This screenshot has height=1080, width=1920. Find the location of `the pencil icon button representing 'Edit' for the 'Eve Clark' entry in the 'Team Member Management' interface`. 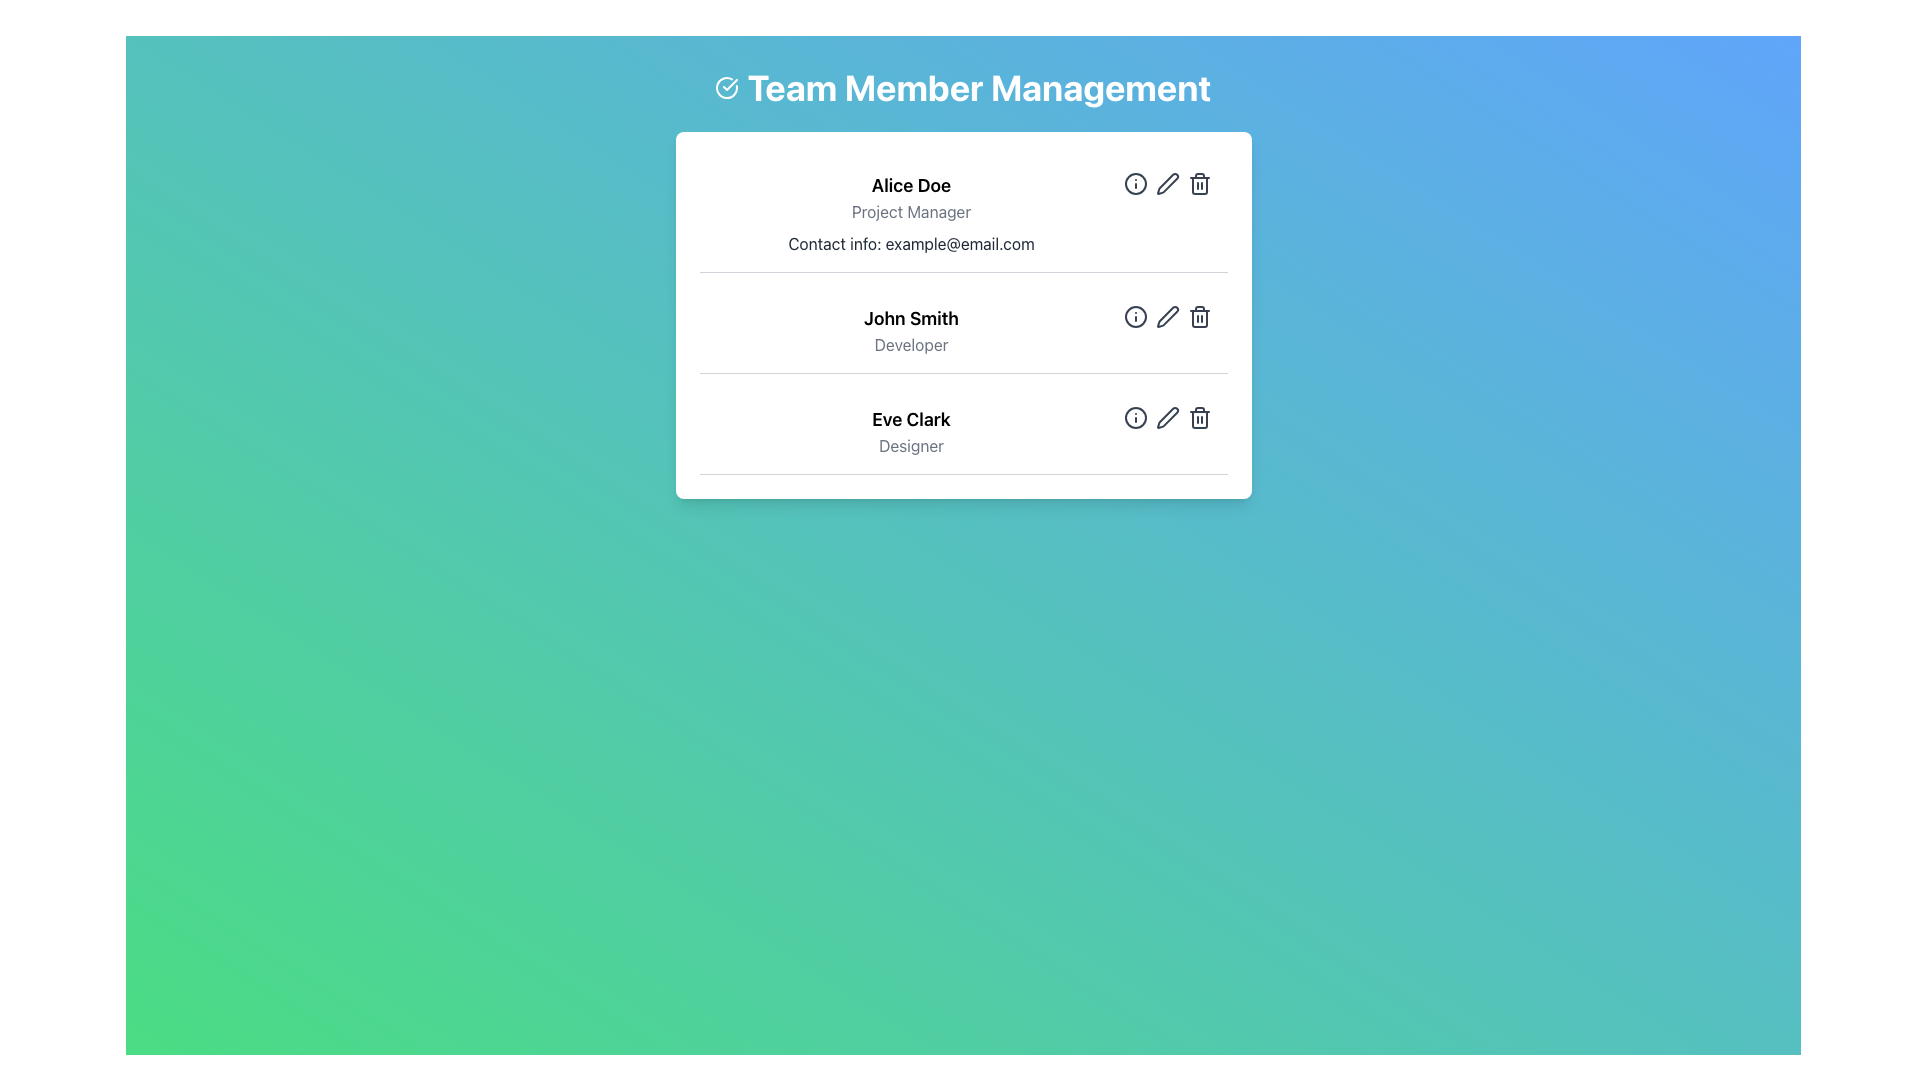

the pencil icon button representing 'Edit' for the 'Eve Clark' entry in the 'Team Member Management' interface is located at coordinates (1167, 416).